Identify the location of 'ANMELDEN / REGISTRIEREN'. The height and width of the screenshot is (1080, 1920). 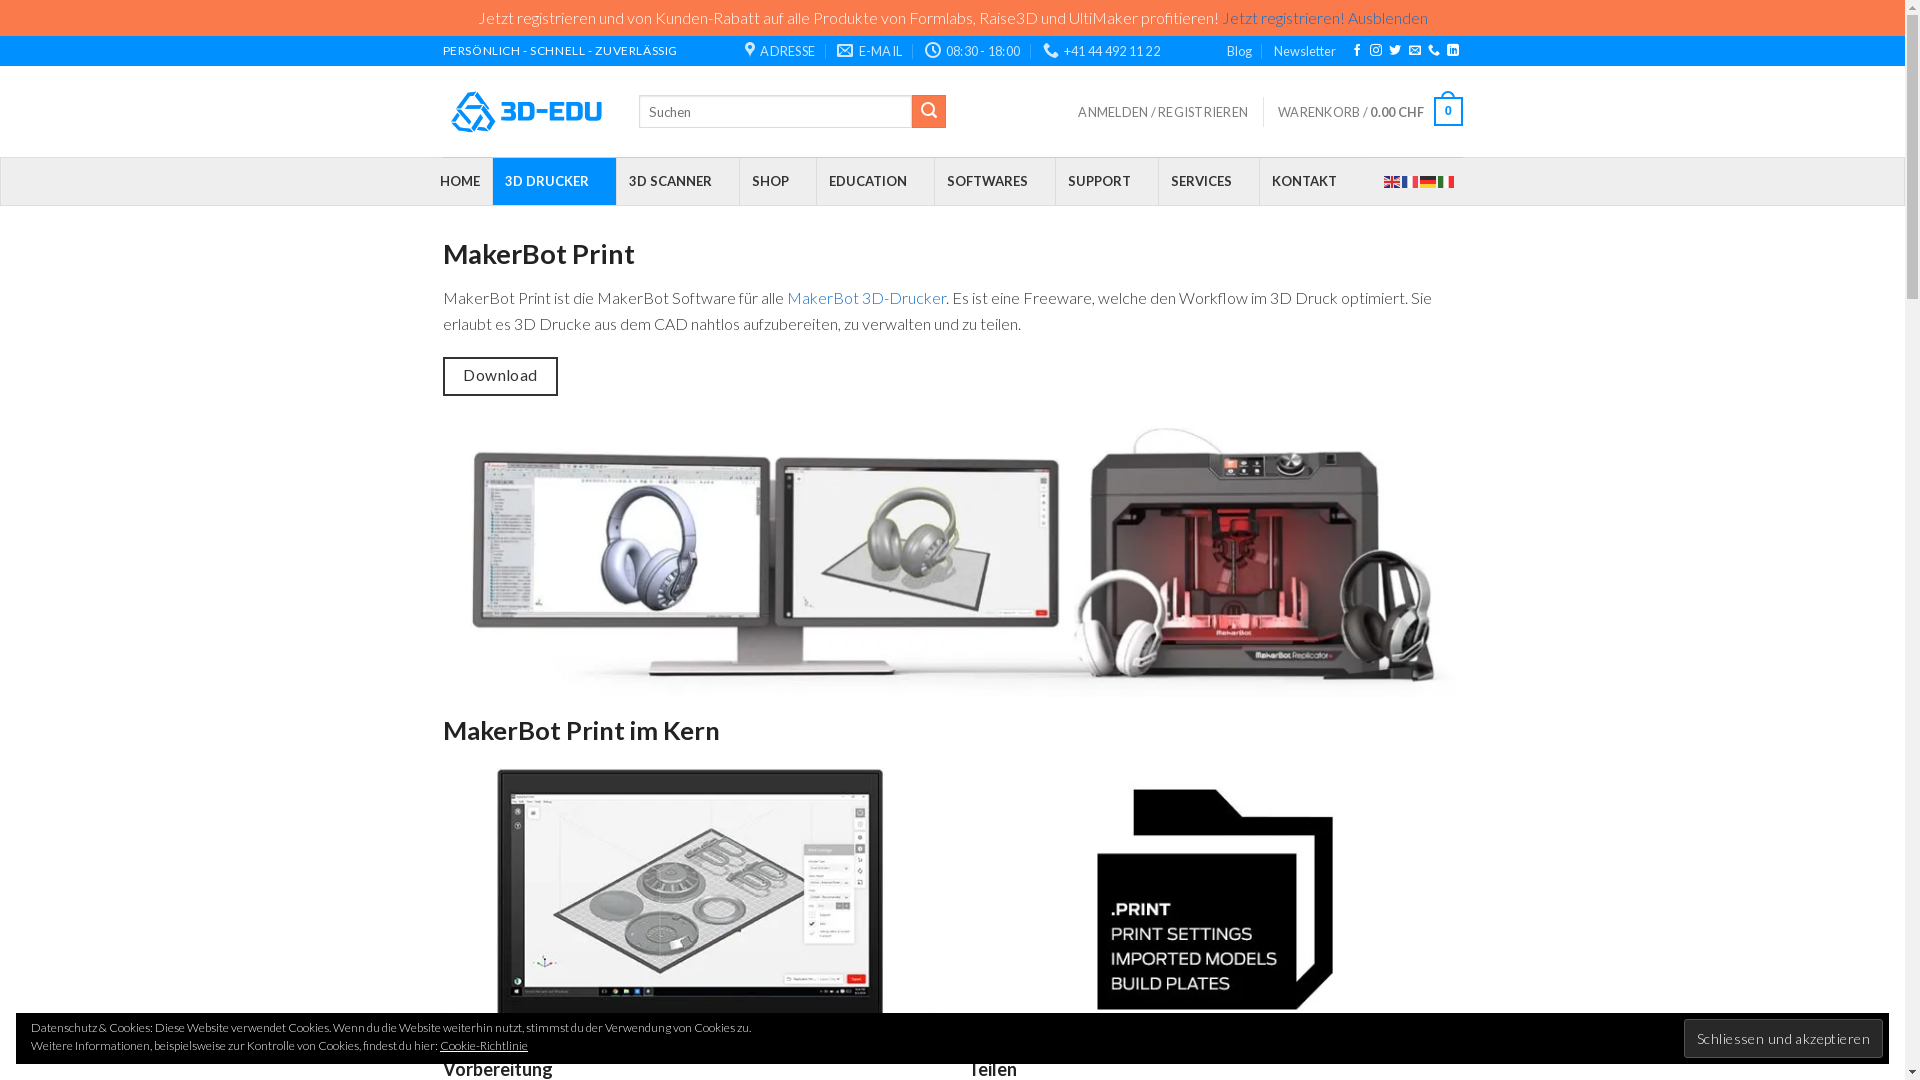
(1162, 111).